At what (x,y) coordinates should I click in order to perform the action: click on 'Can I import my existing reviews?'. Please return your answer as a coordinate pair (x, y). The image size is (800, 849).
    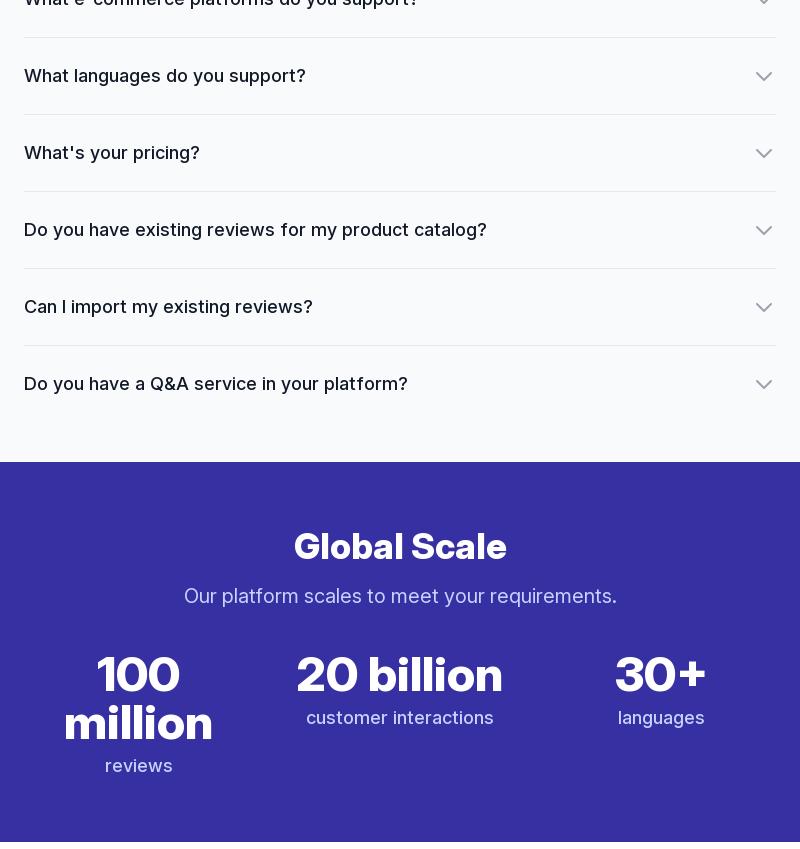
    Looking at the image, I should click on (167, 305).